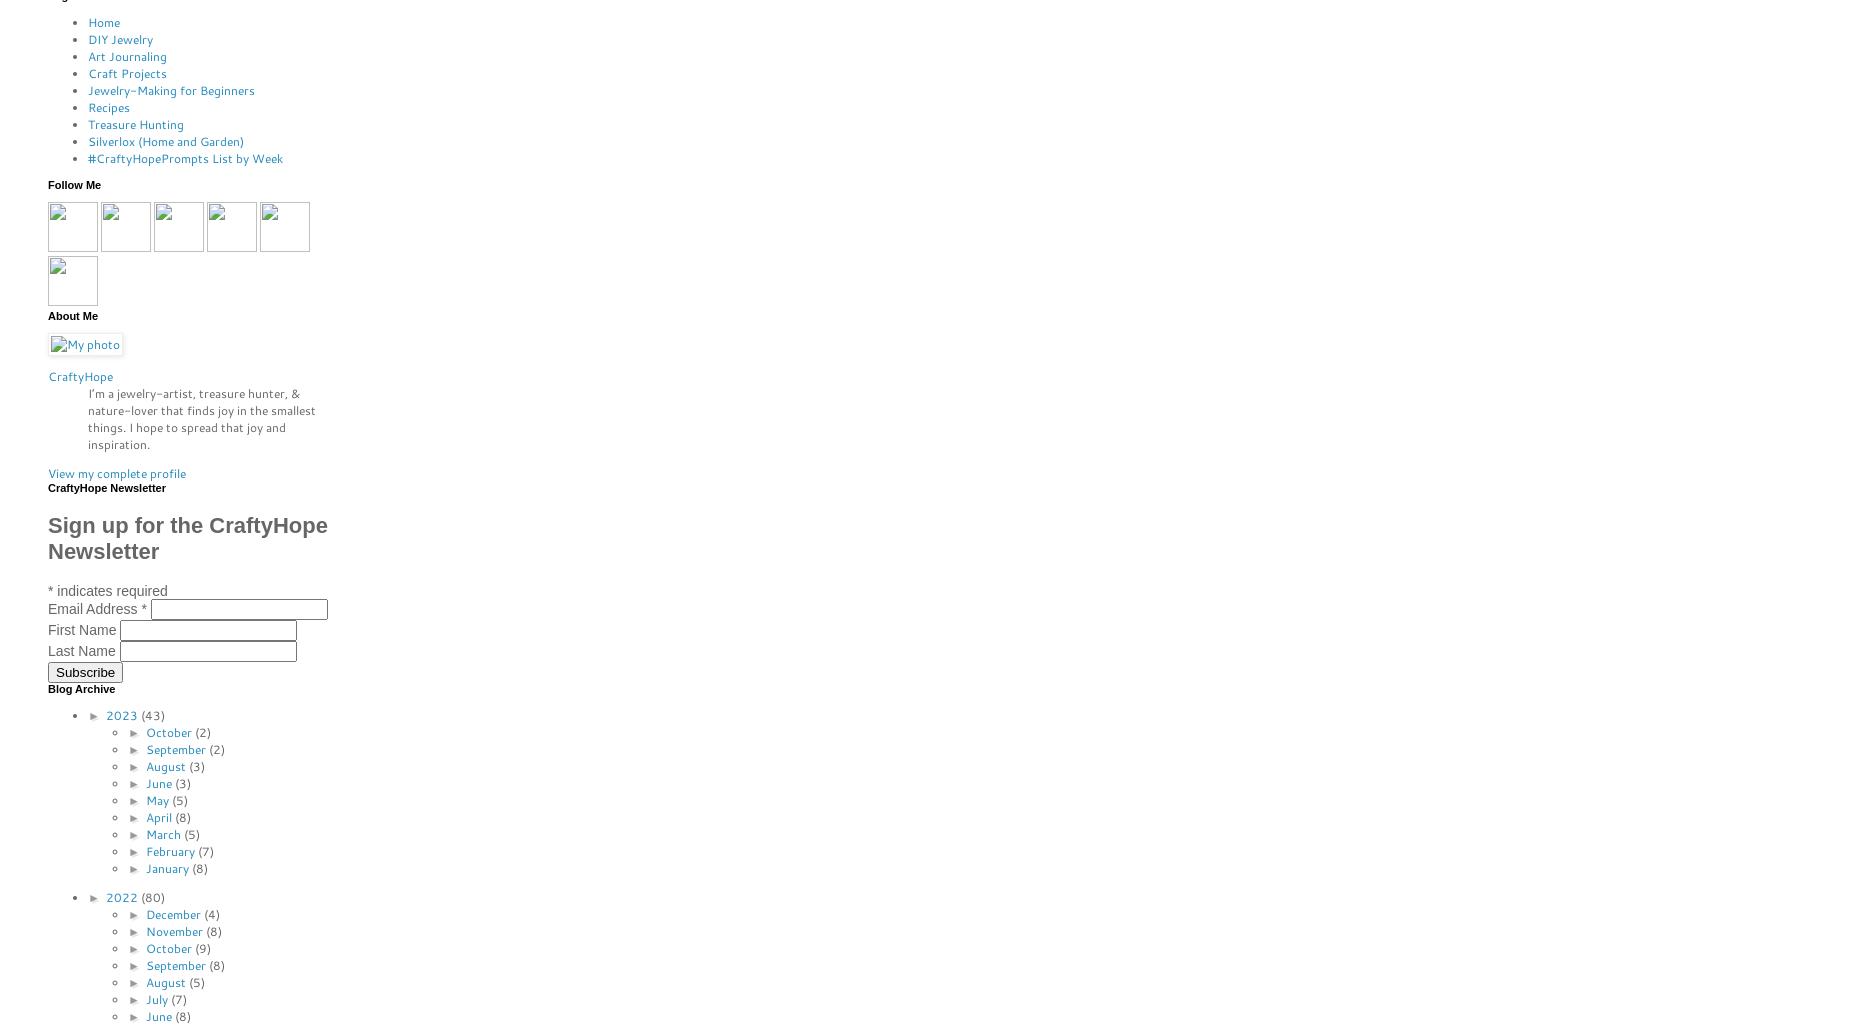  Describe the element at coordinates (144, 929) in the screenshot. I see `'November'` at that location.